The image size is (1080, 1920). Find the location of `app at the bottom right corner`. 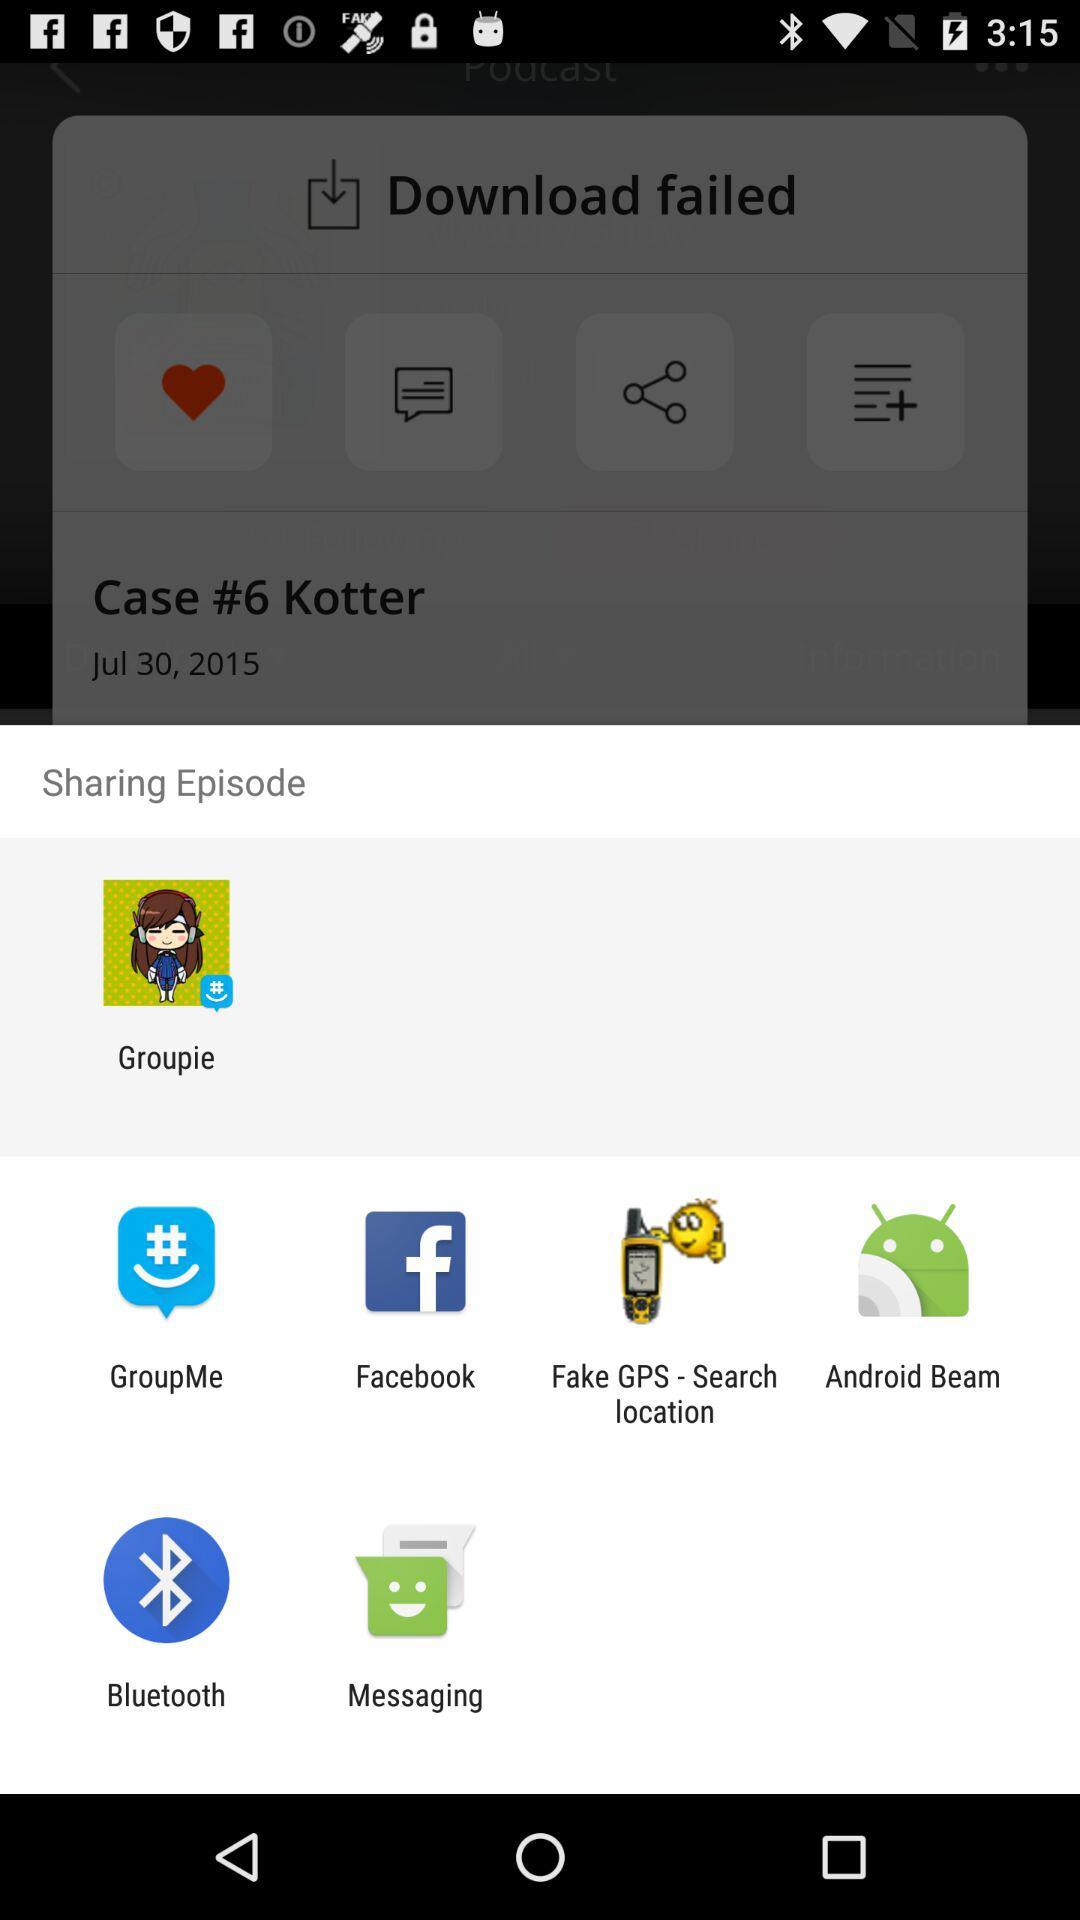

app at the bottom right corner is located at coordinates (913, 1392).